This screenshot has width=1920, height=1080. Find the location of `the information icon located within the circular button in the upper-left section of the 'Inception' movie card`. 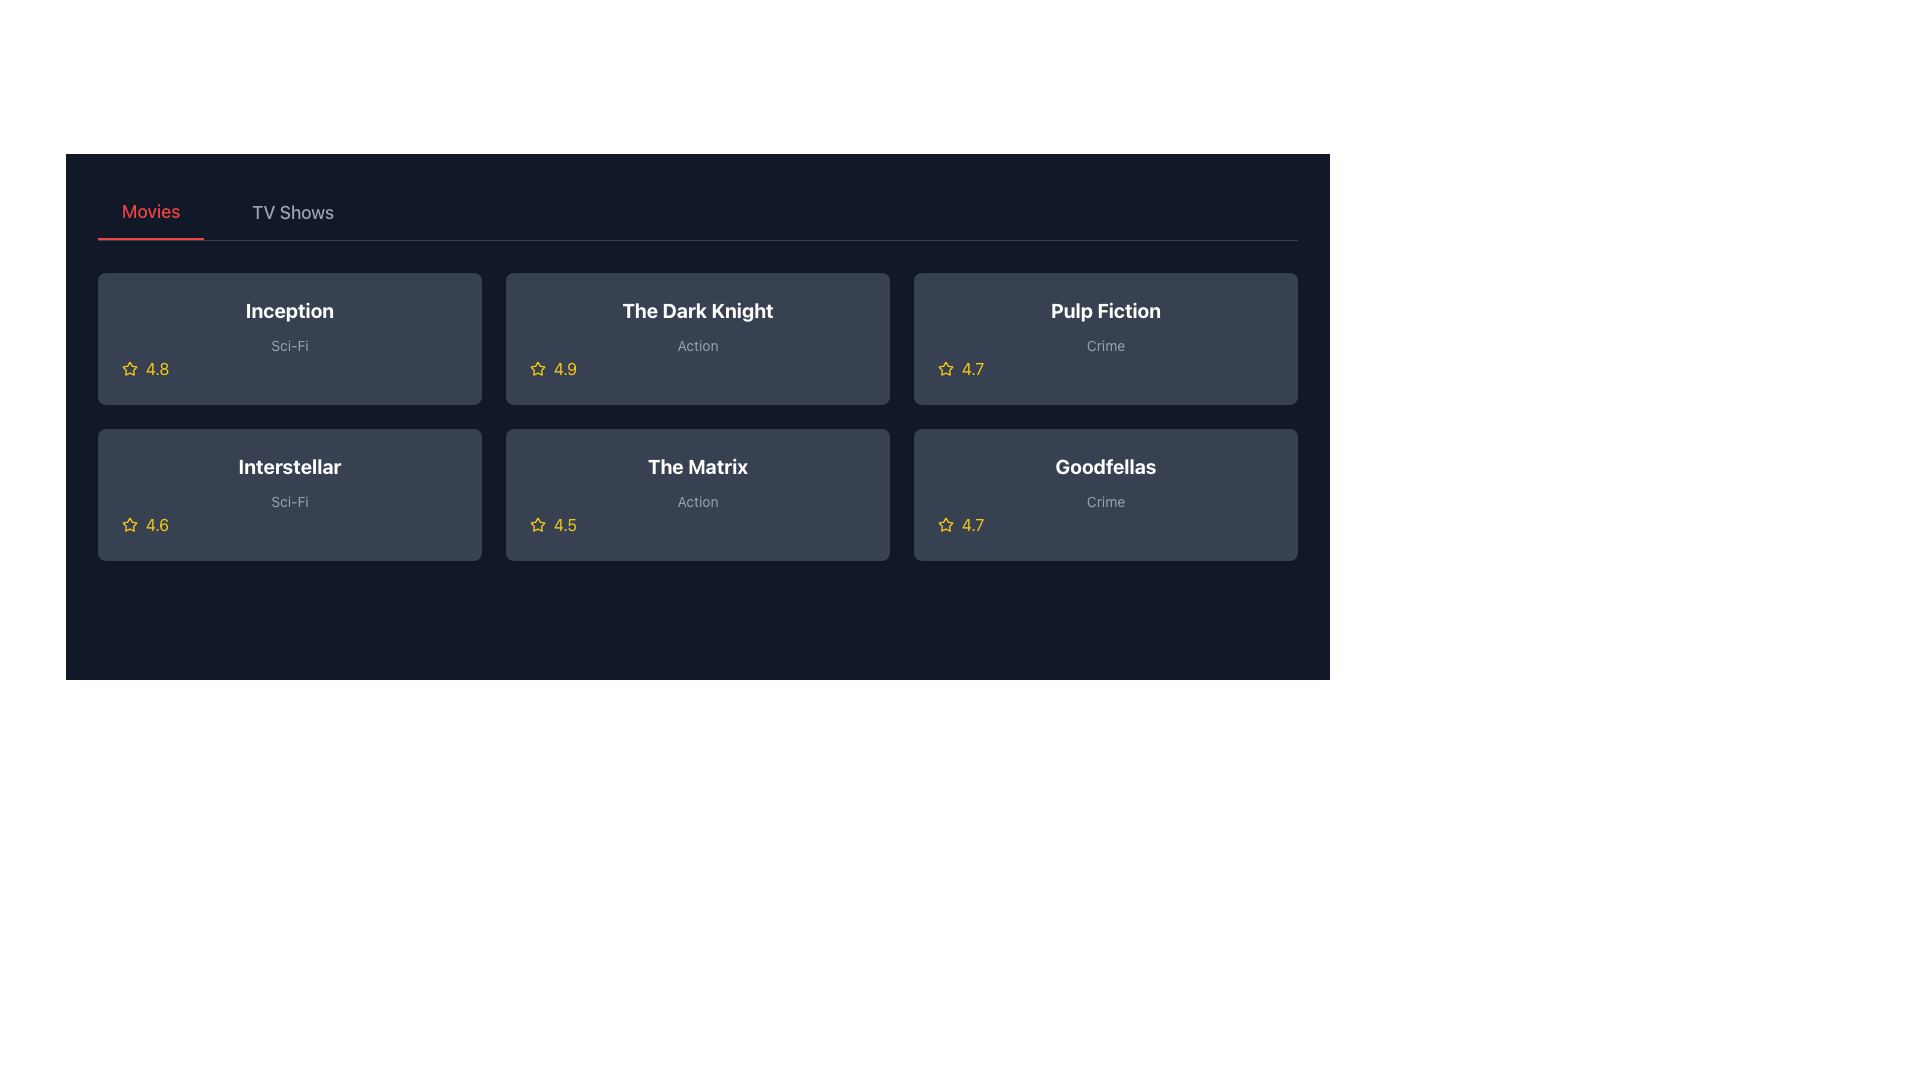

the information icon located within the circular button in the upper-left section of the 'Inception' movie card is located at coordinates (288, 338).